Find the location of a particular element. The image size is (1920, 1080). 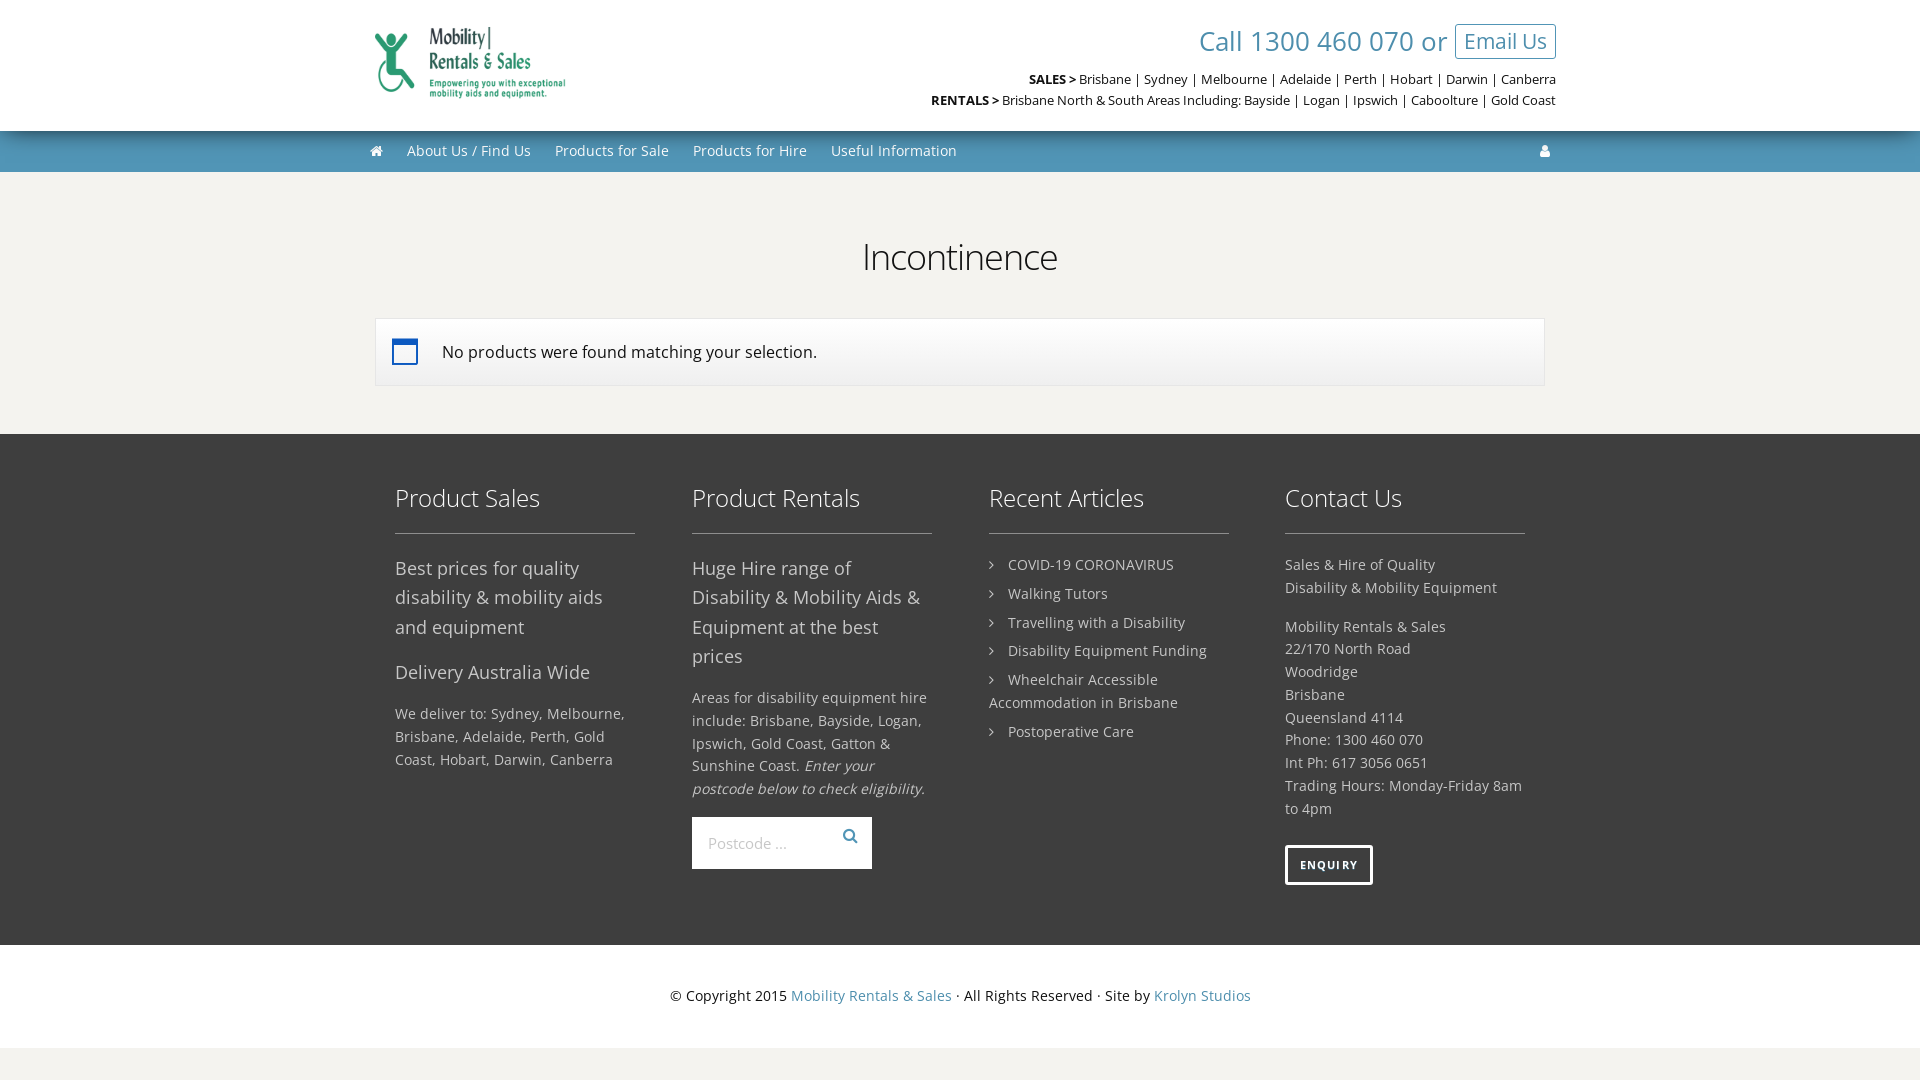

'ENQUIRY' is located at coordinates (1329, 863).